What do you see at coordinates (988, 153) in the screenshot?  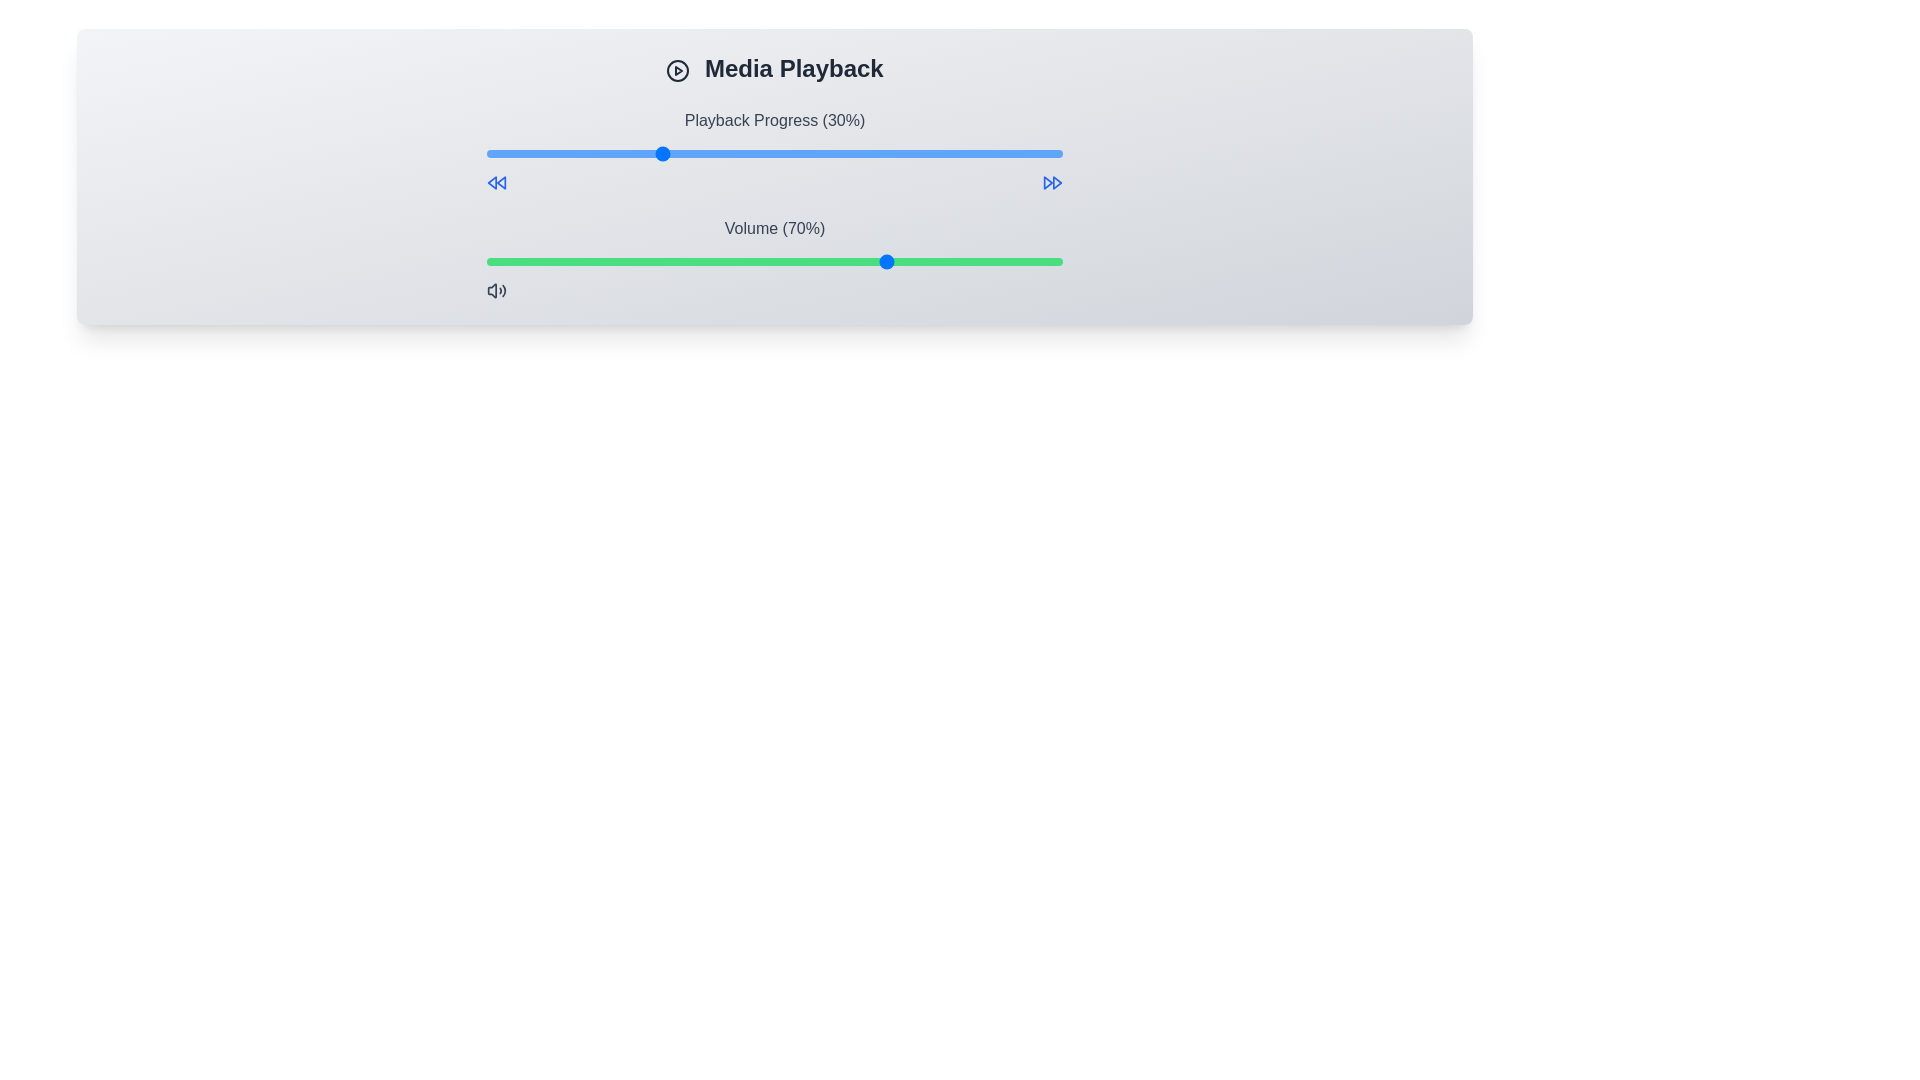 I see `the playback progress to 87% by moving the slider` at bounding box center [988, 153].